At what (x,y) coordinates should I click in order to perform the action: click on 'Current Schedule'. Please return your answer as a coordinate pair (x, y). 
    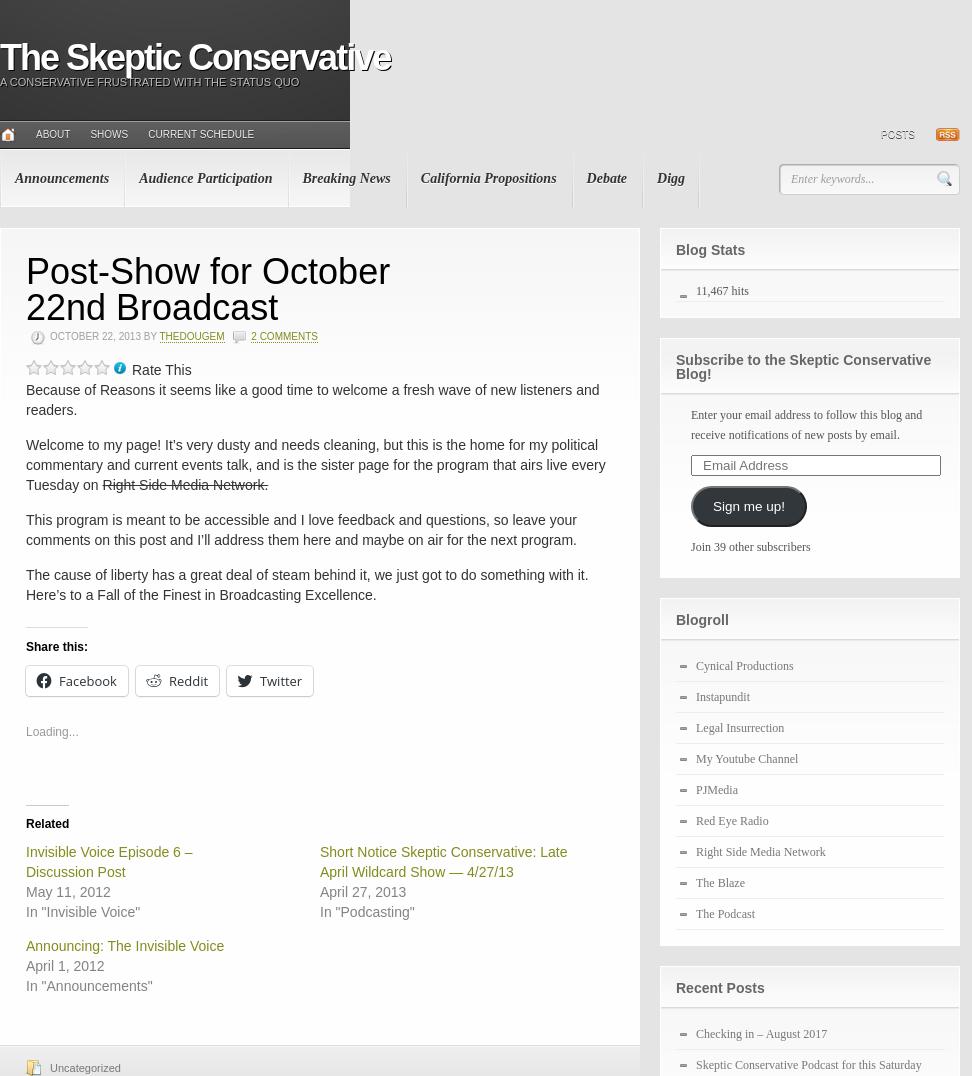
    Looking at the image, I should click on (200, 133).